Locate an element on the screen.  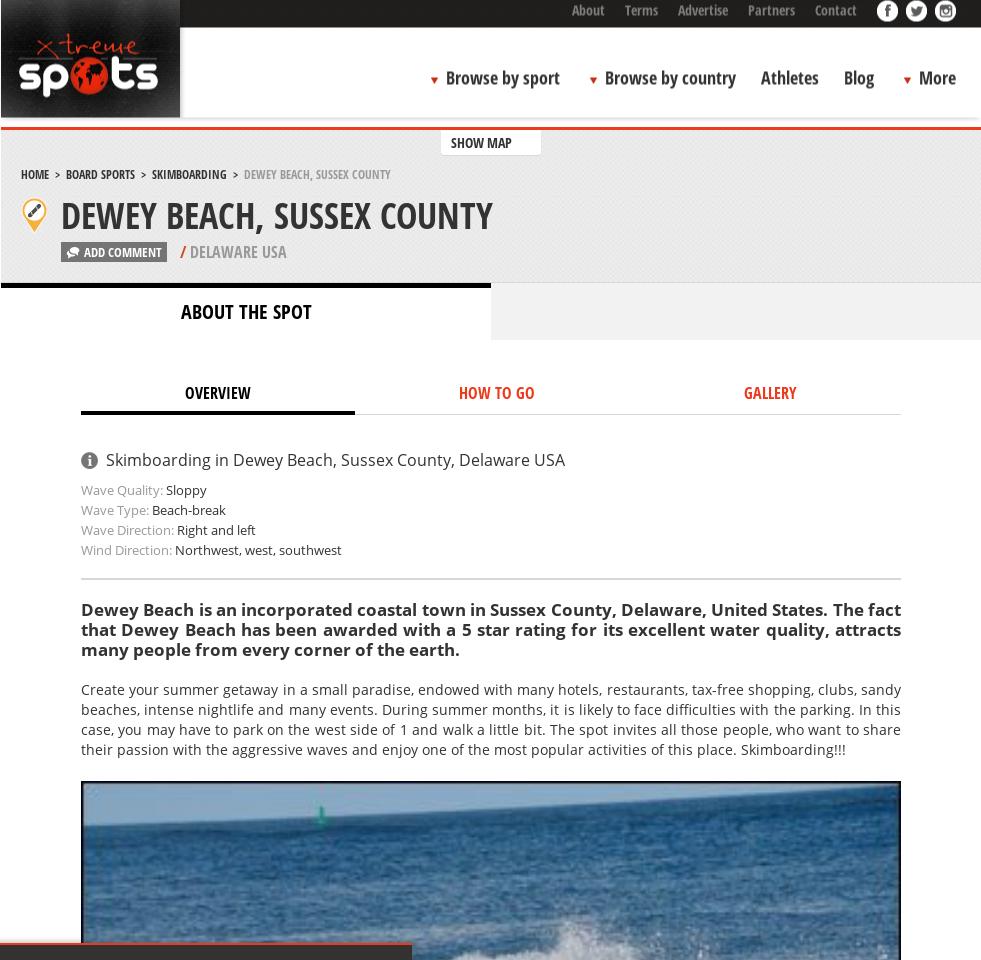
'OVERVIEW' is located at coordinates (216, 390).